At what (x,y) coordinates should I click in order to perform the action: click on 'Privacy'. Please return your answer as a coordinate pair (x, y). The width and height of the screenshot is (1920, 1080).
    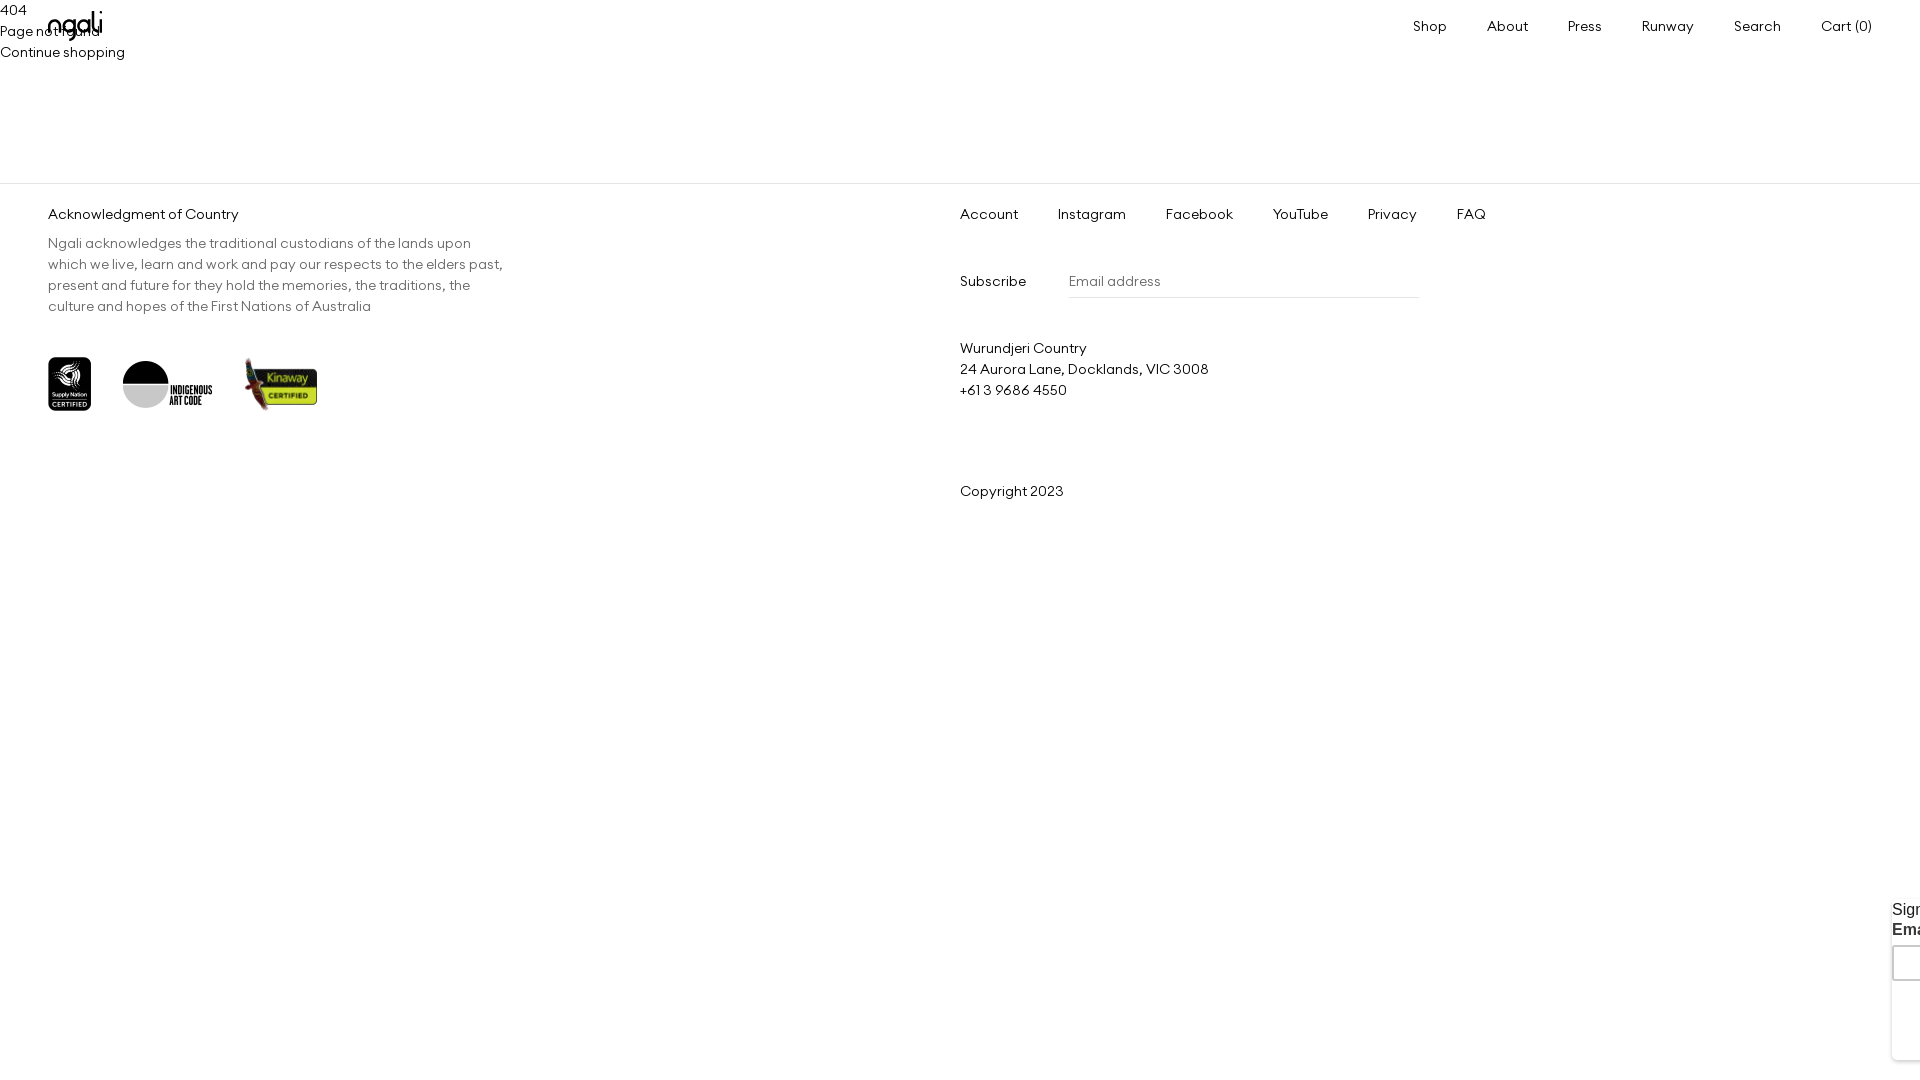
    Looking at the image, I should click on (1391, 214).